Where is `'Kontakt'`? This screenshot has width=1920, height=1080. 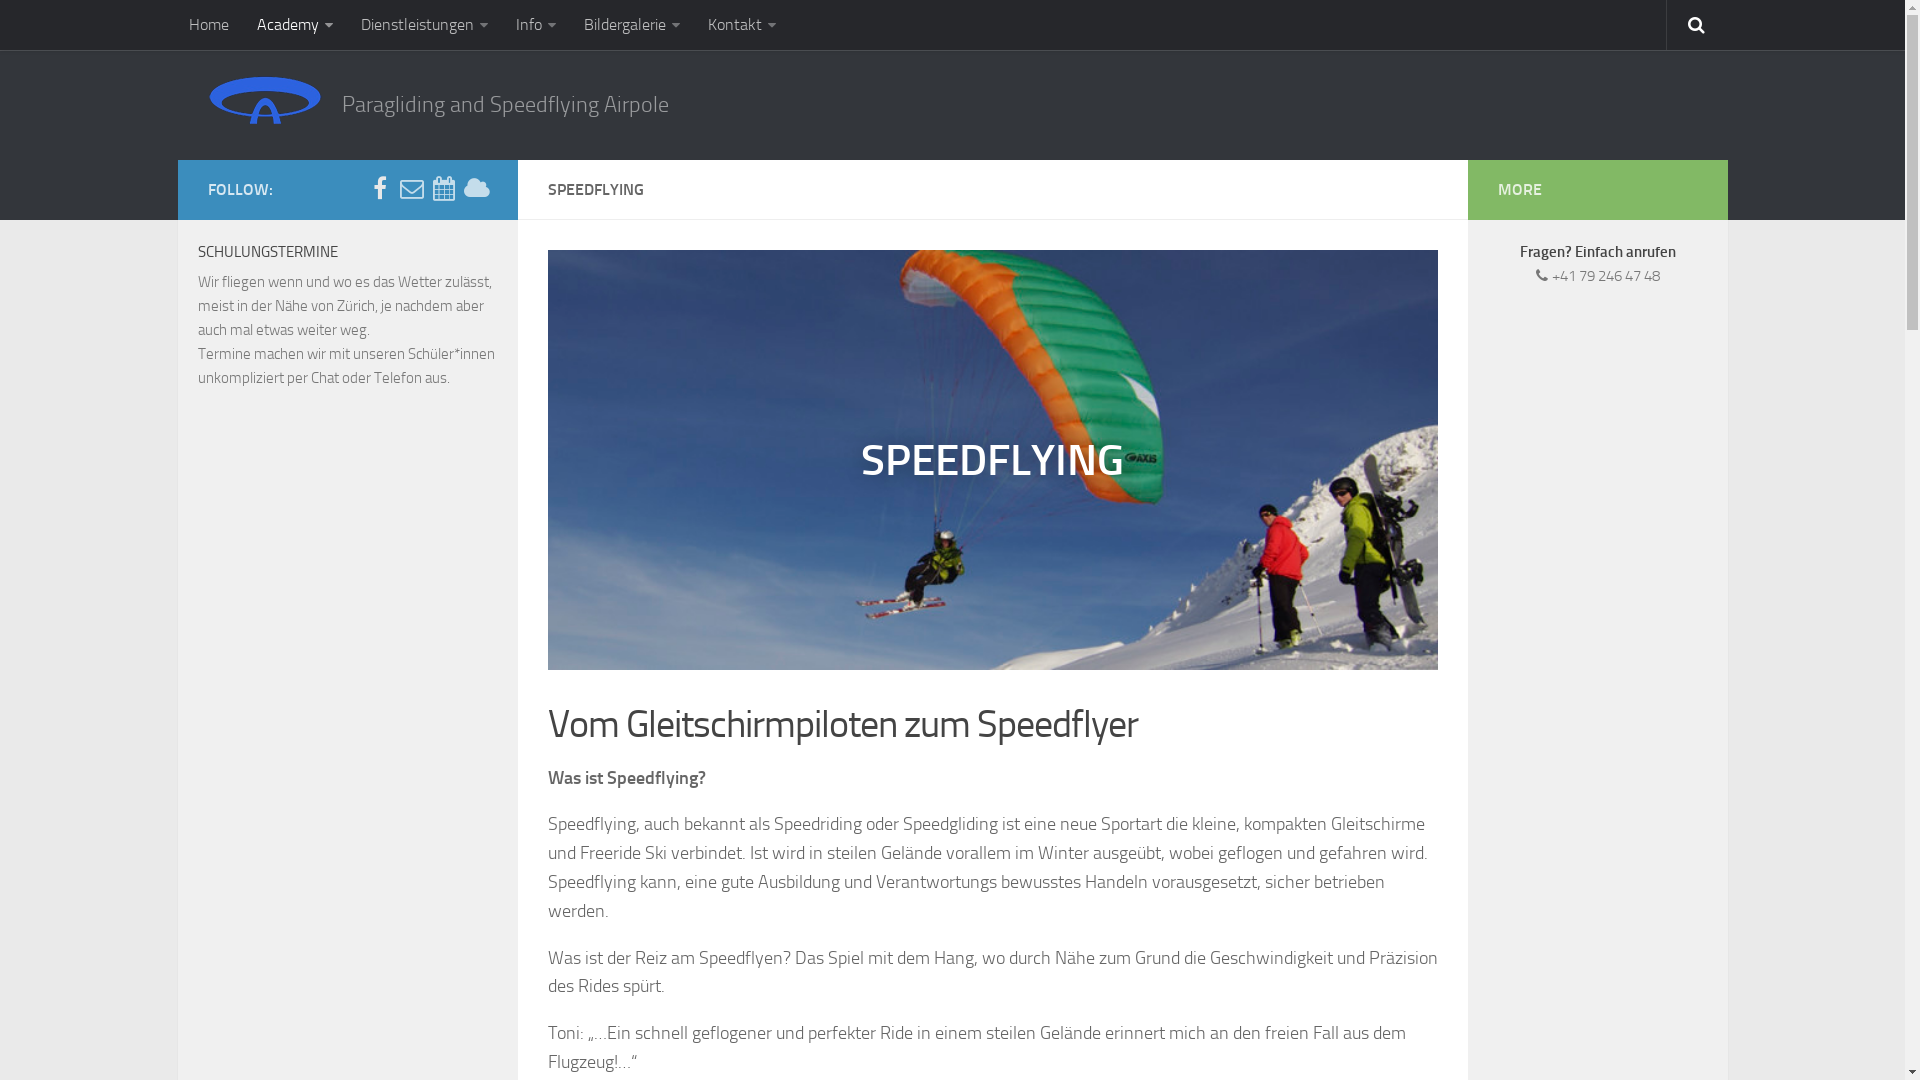 'Kontakt' is located at coordinates (741, 24).